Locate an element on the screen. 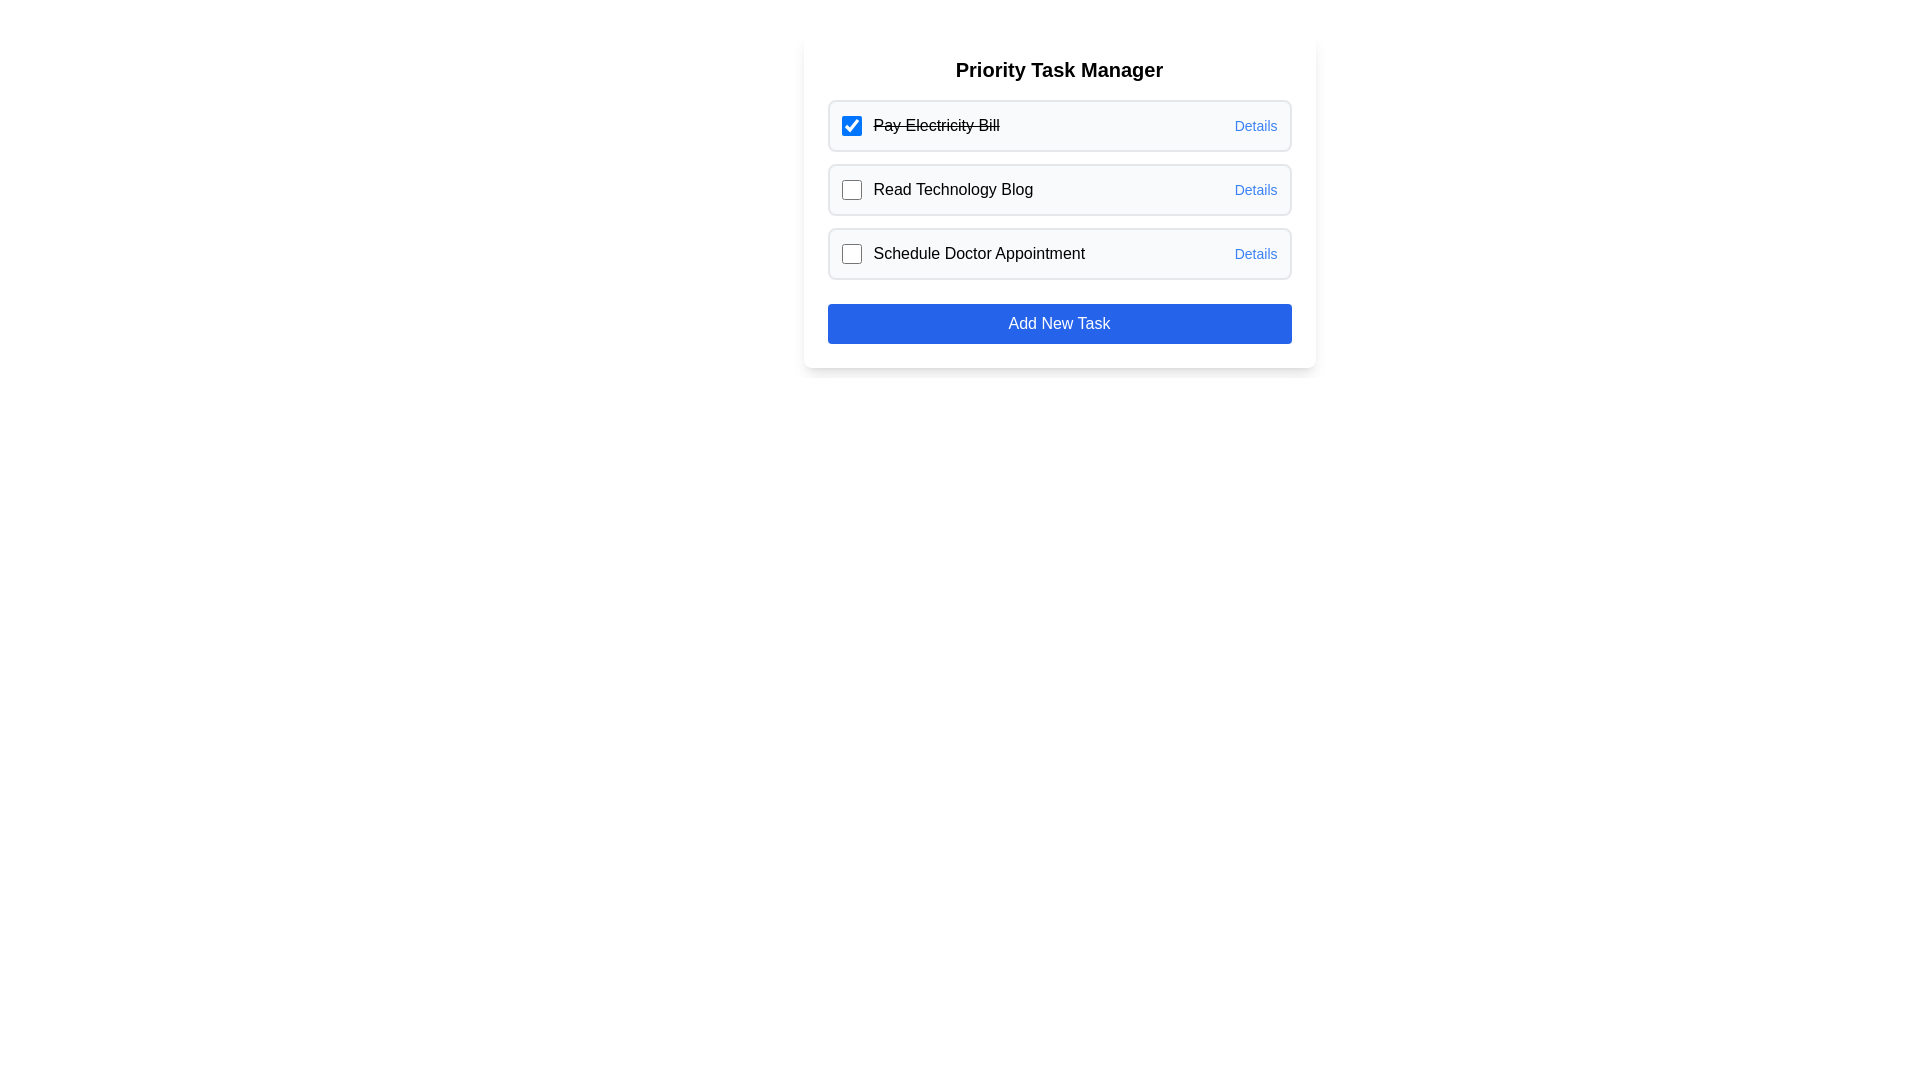  the 'Add New Task' button to initiate the task addition process is located at coordinates (1058, 323).